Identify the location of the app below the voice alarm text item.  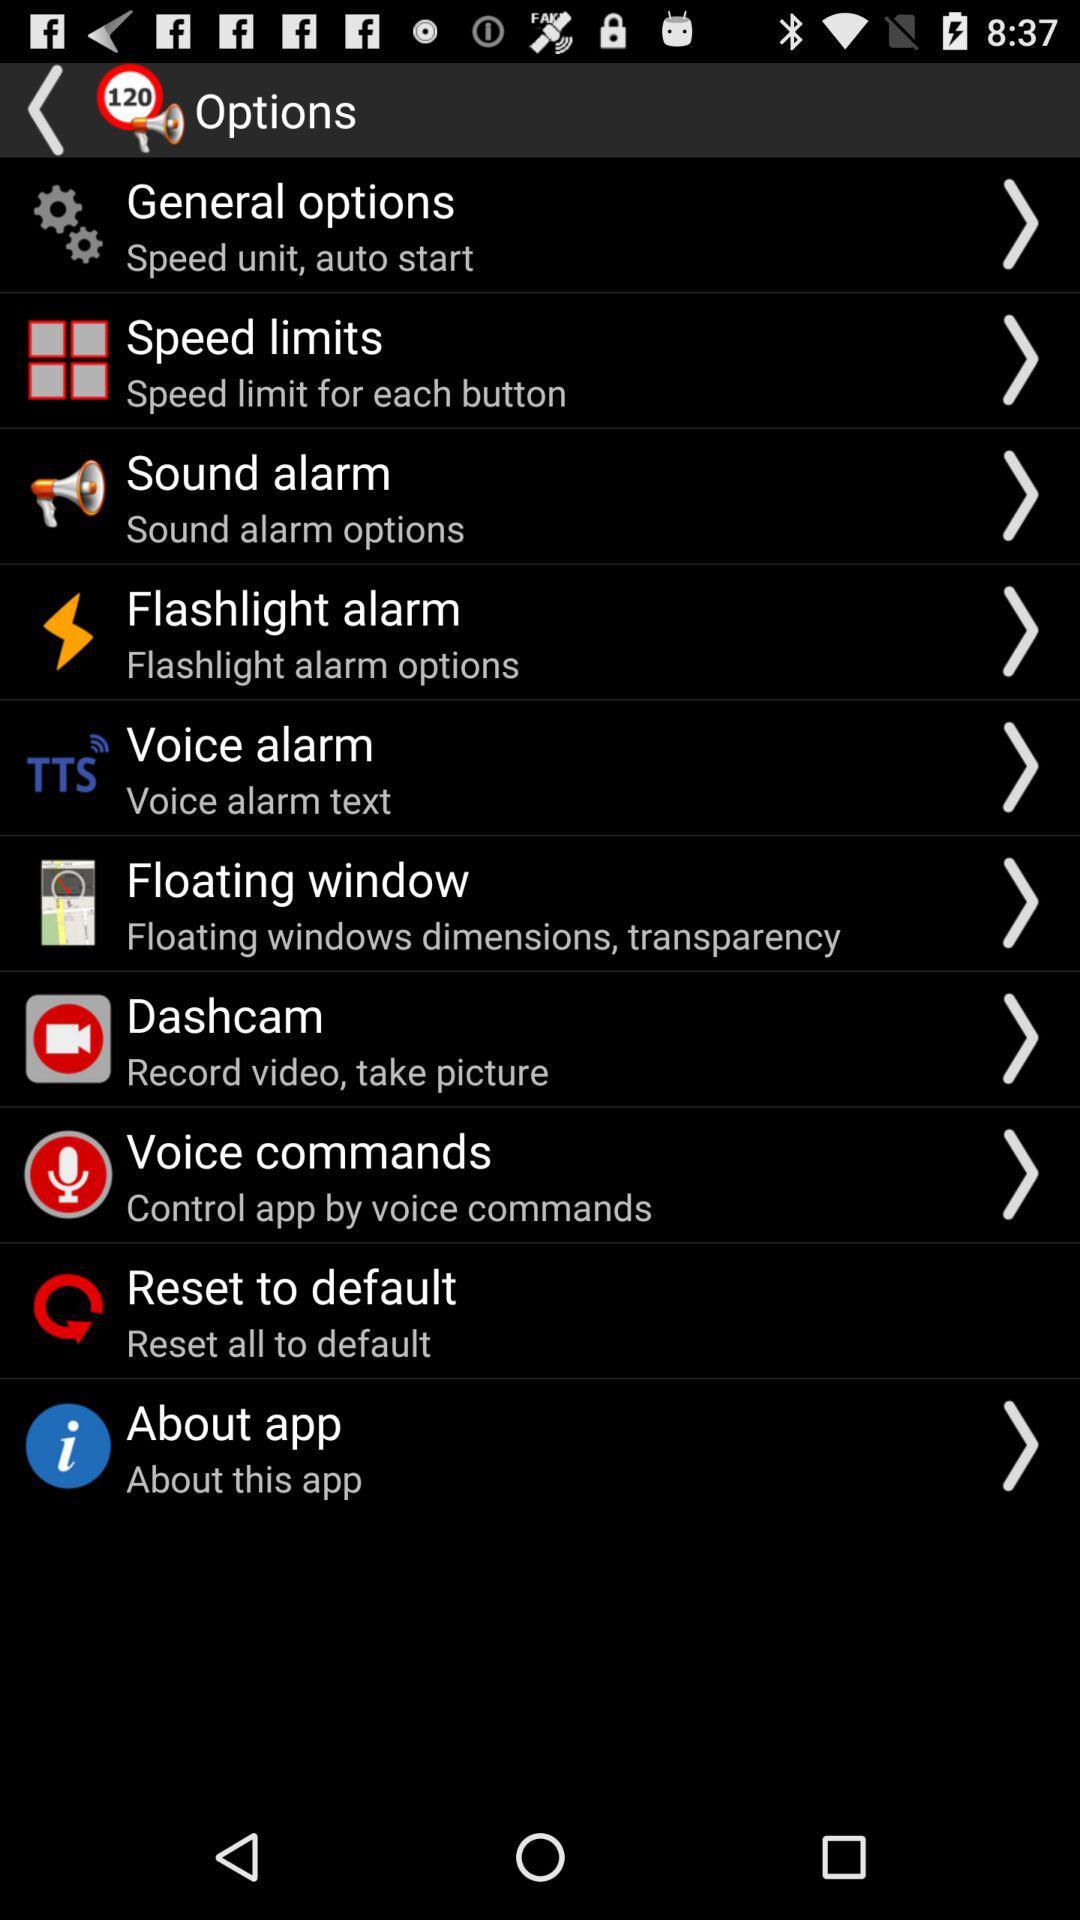
(297, 878).